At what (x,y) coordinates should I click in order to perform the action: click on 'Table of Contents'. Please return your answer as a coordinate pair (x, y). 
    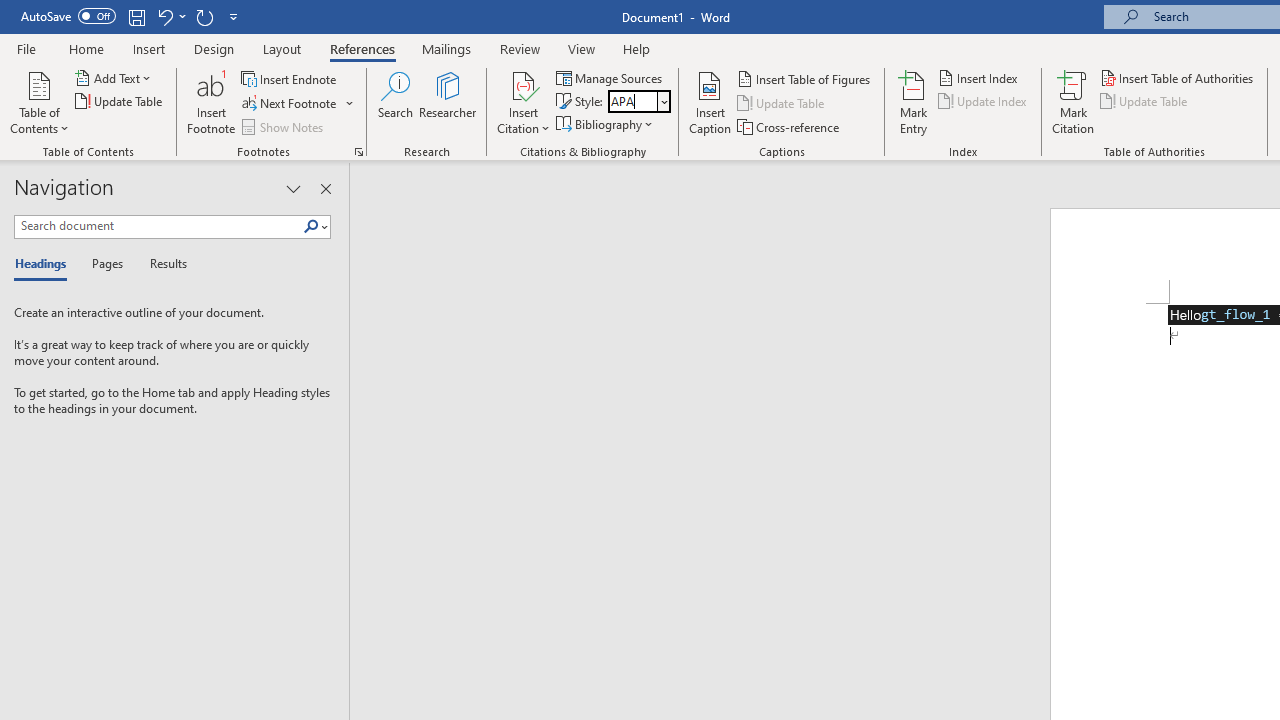
    Looking at the image, I should click on (39, 103).